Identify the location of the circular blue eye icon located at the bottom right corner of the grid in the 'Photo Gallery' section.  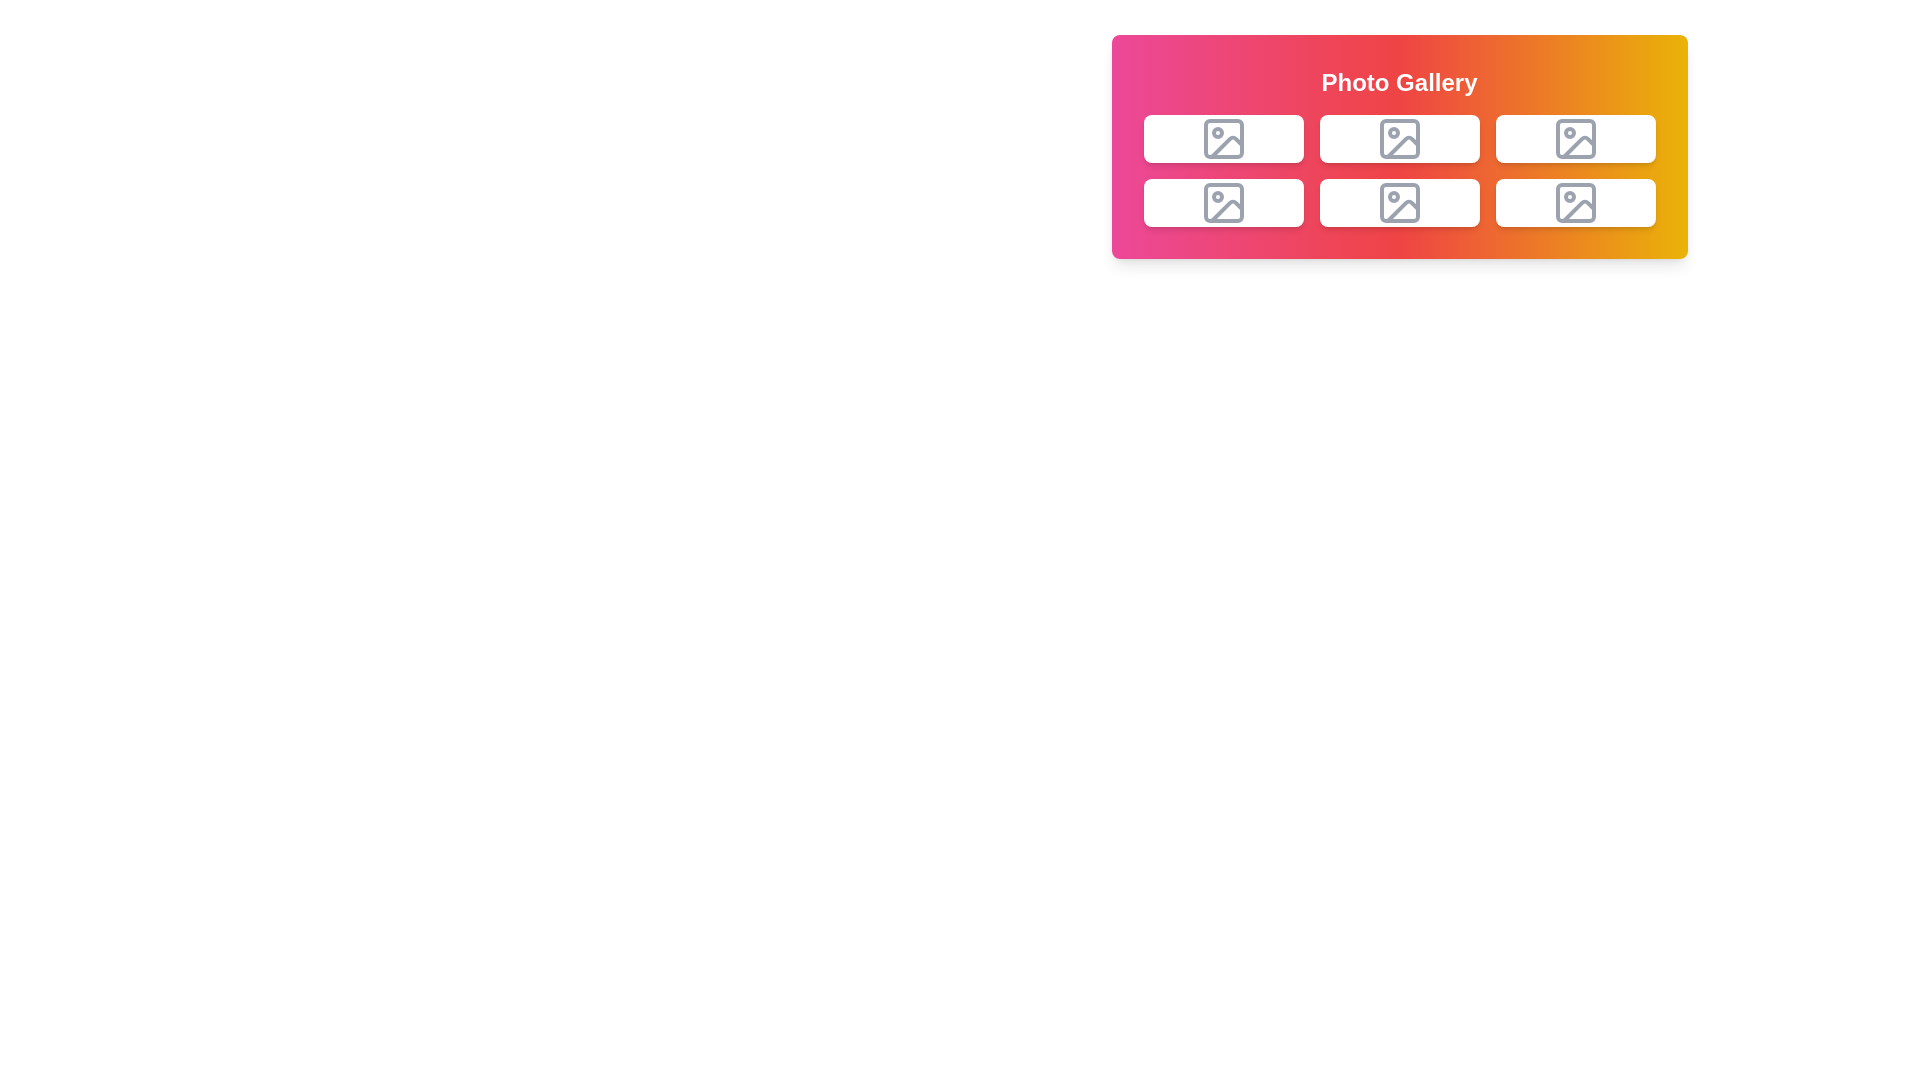
(1548, 203).